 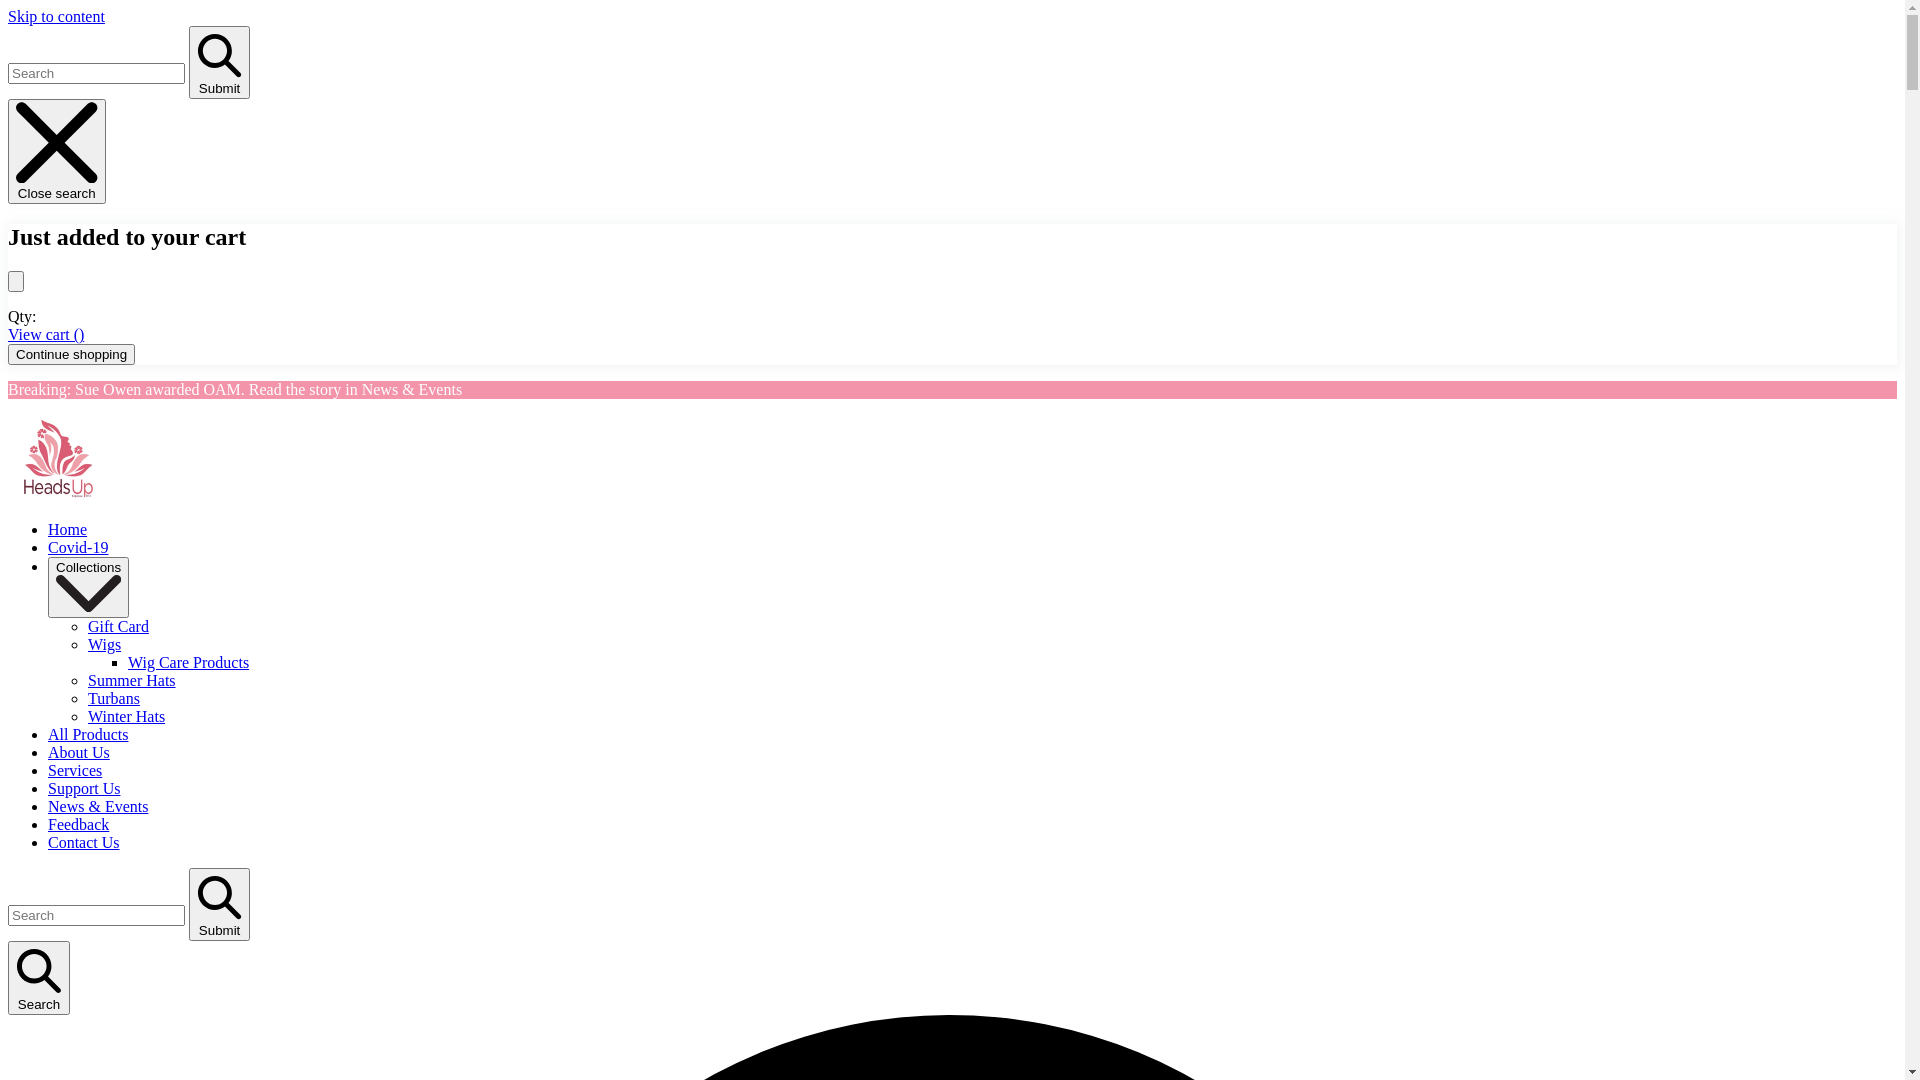 I want to click on 'Submit', so click(x=219, y=61).